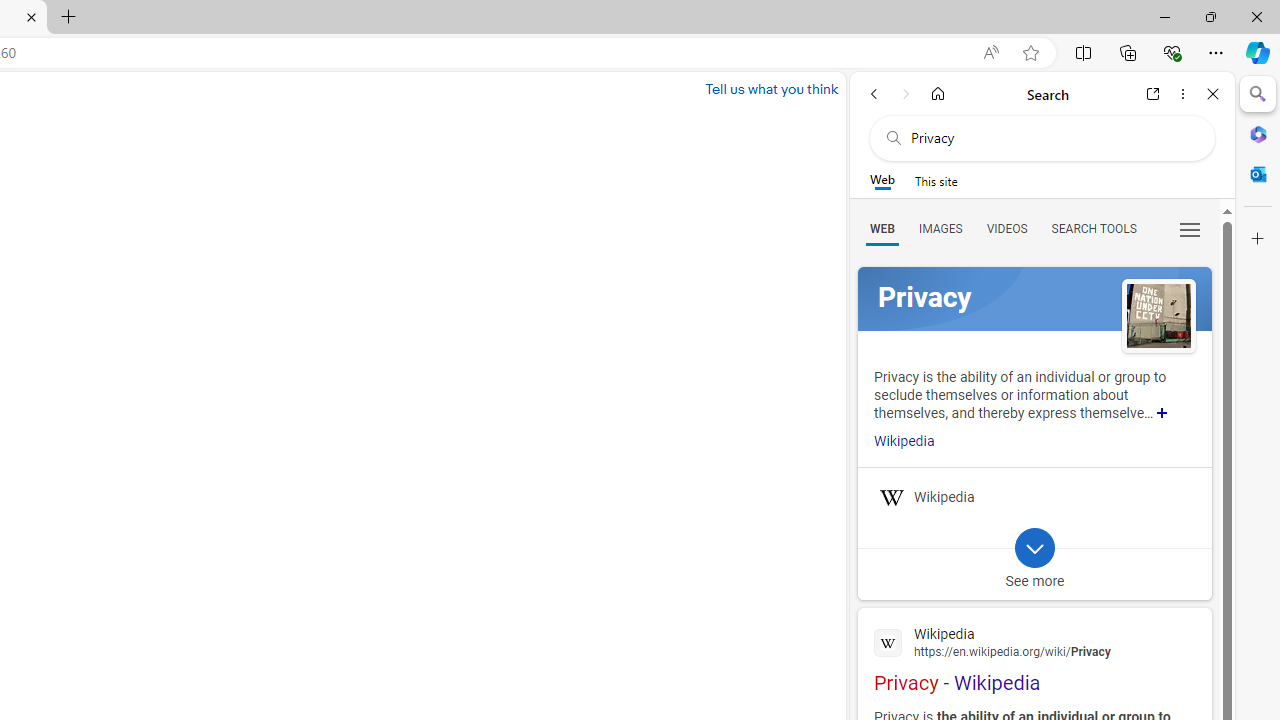 This screenshot has height=720, width=1280. I want to click on 'Tell us what you think - Link opens in a new window', so click(770, 88).